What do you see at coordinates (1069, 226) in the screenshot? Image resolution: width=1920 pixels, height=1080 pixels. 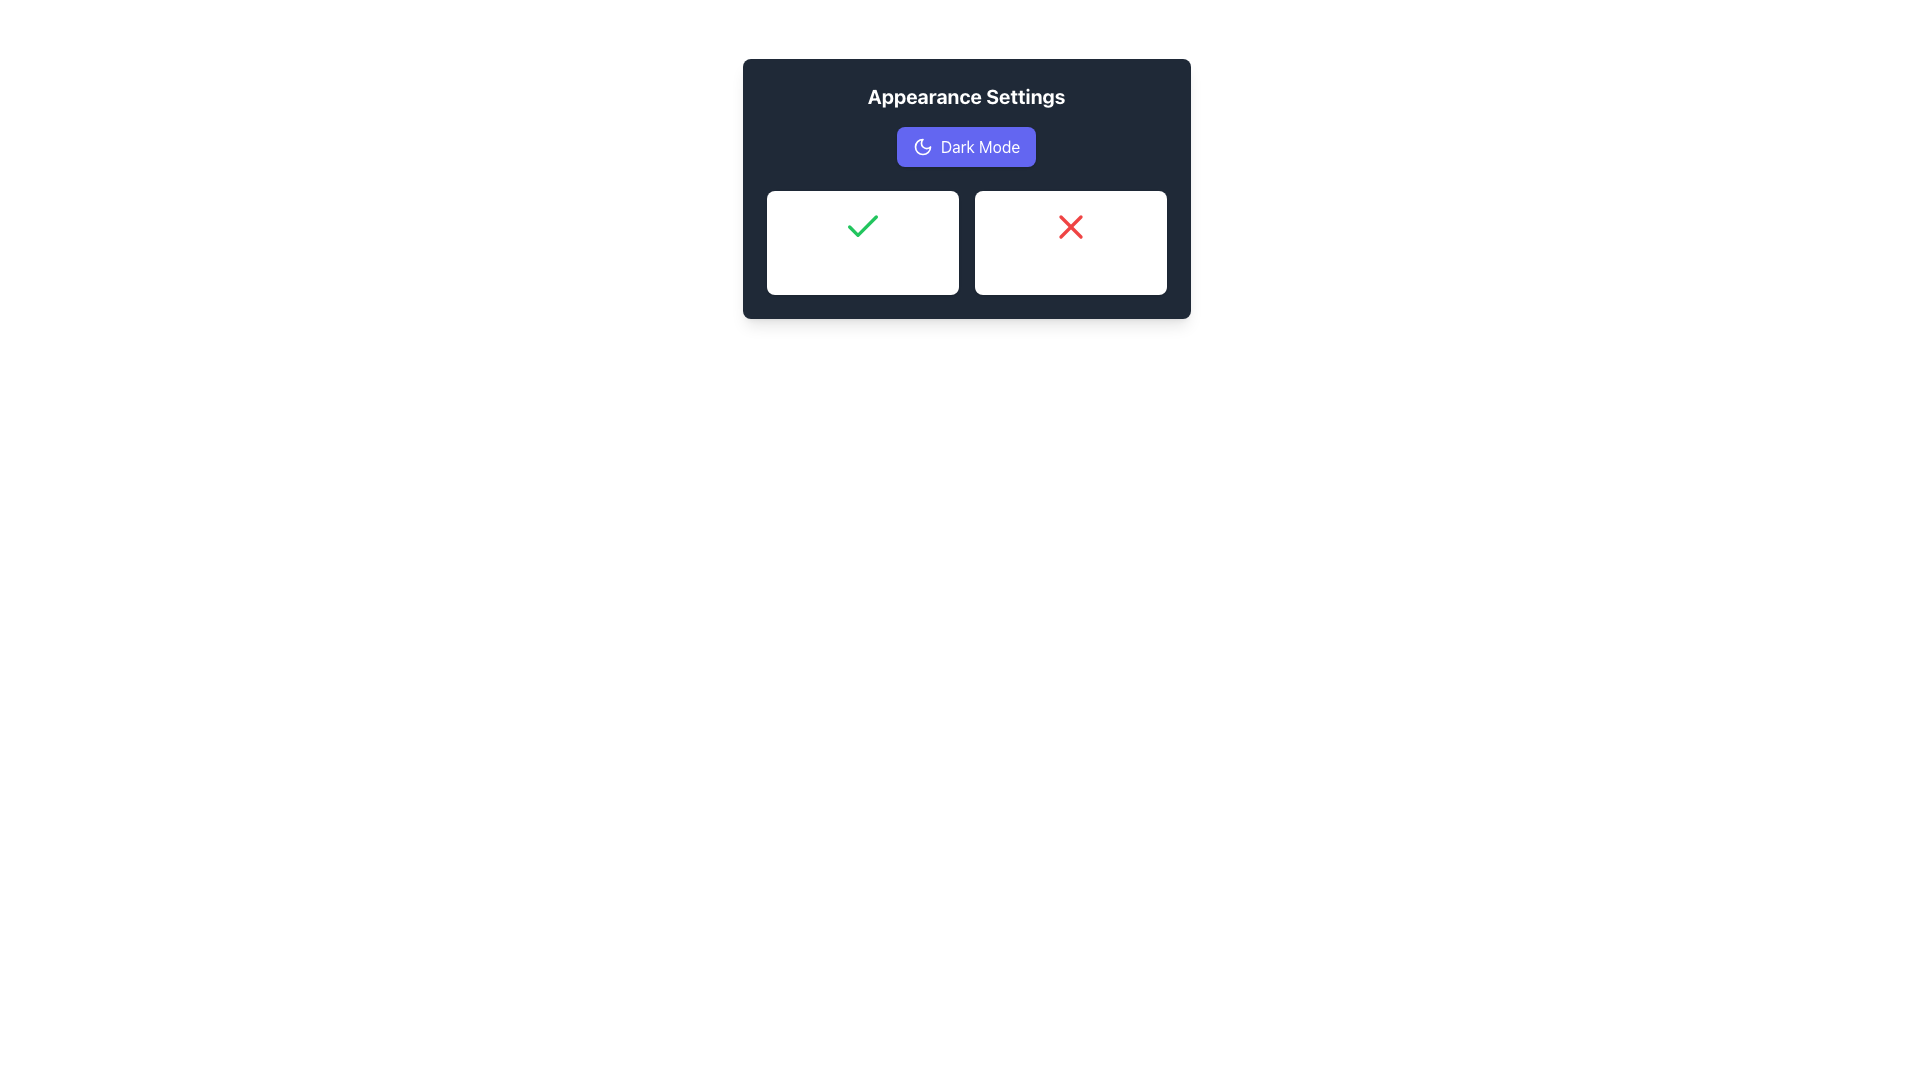 I see `the red cross icon located on the right side of the horizontal pair of elements beneath the 'Appearance Settings' section to reject or close` at bounding box center [1069, 226].